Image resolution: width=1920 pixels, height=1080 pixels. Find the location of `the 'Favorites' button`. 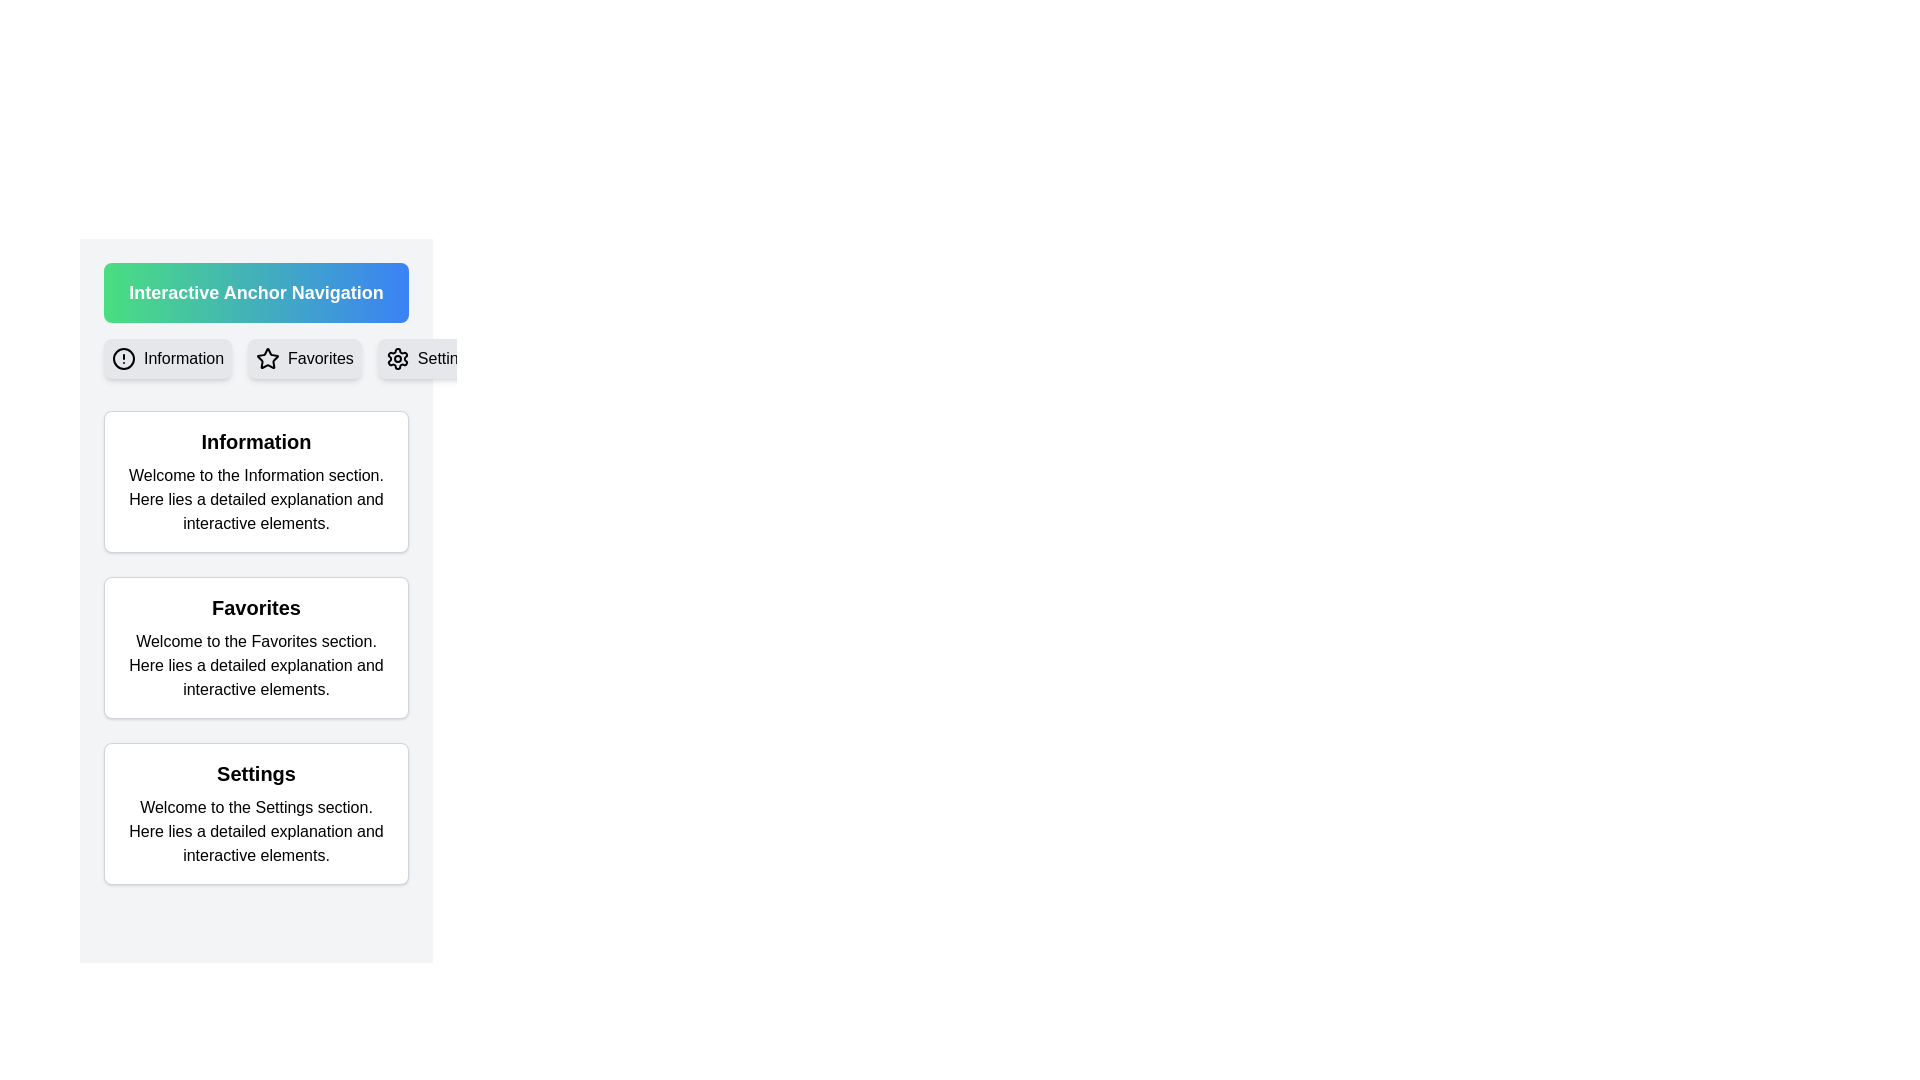

the 'Favorites' button is located at coordinates (303, 357).